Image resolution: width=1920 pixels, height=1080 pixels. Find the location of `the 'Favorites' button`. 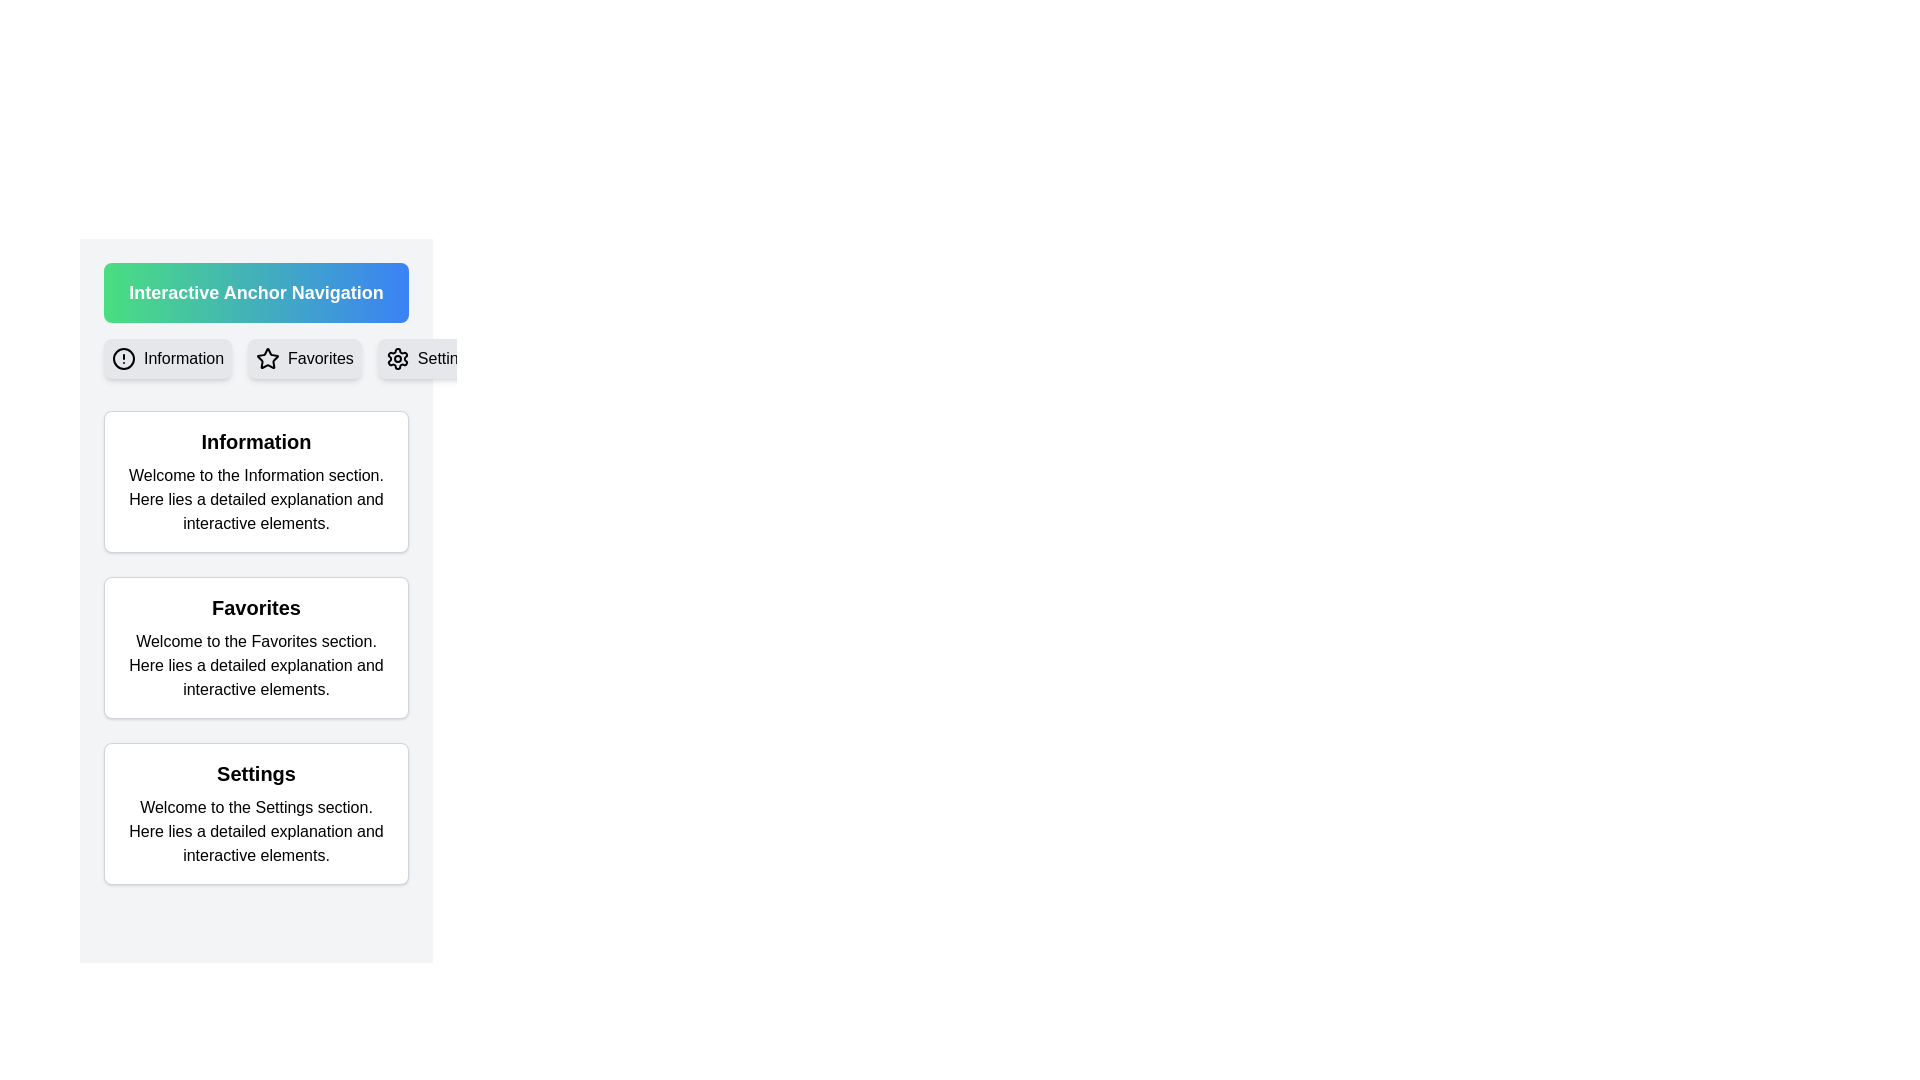

the 'Favorites' button is located at coordinates (303, 357).